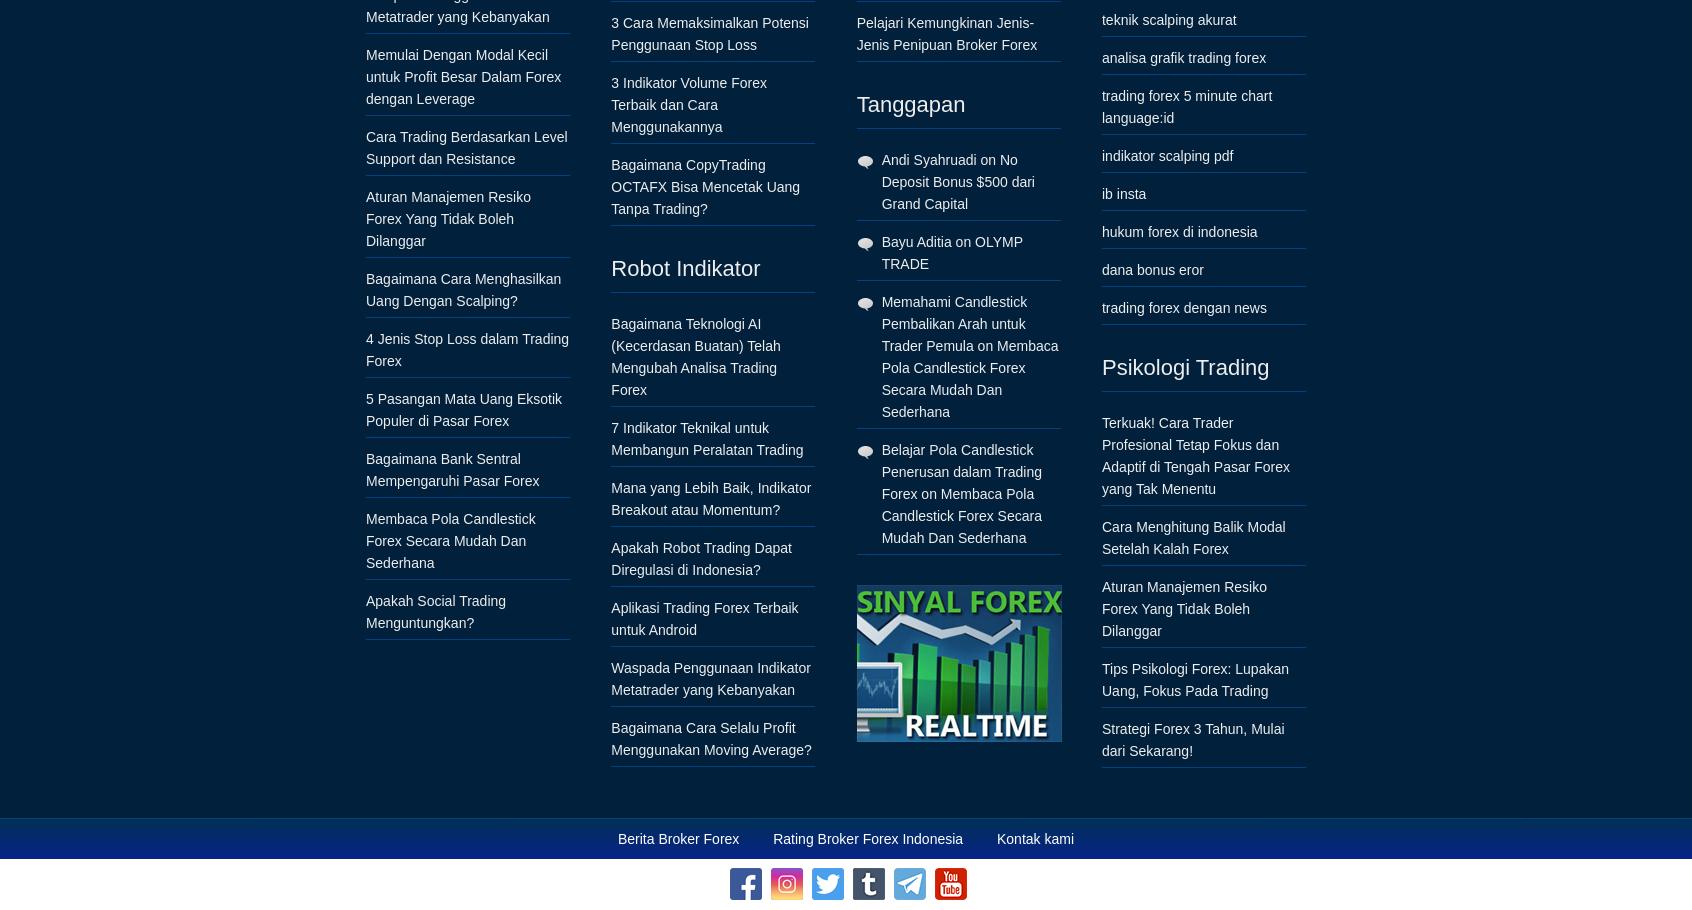 The width and height of the screenshot is (1692, 910). Describe the element at coordinates (709, 498) in the screenshot. I see `'Mana yang Lebih Baik, Indikator Breakout atau Momentum?'` at that location.